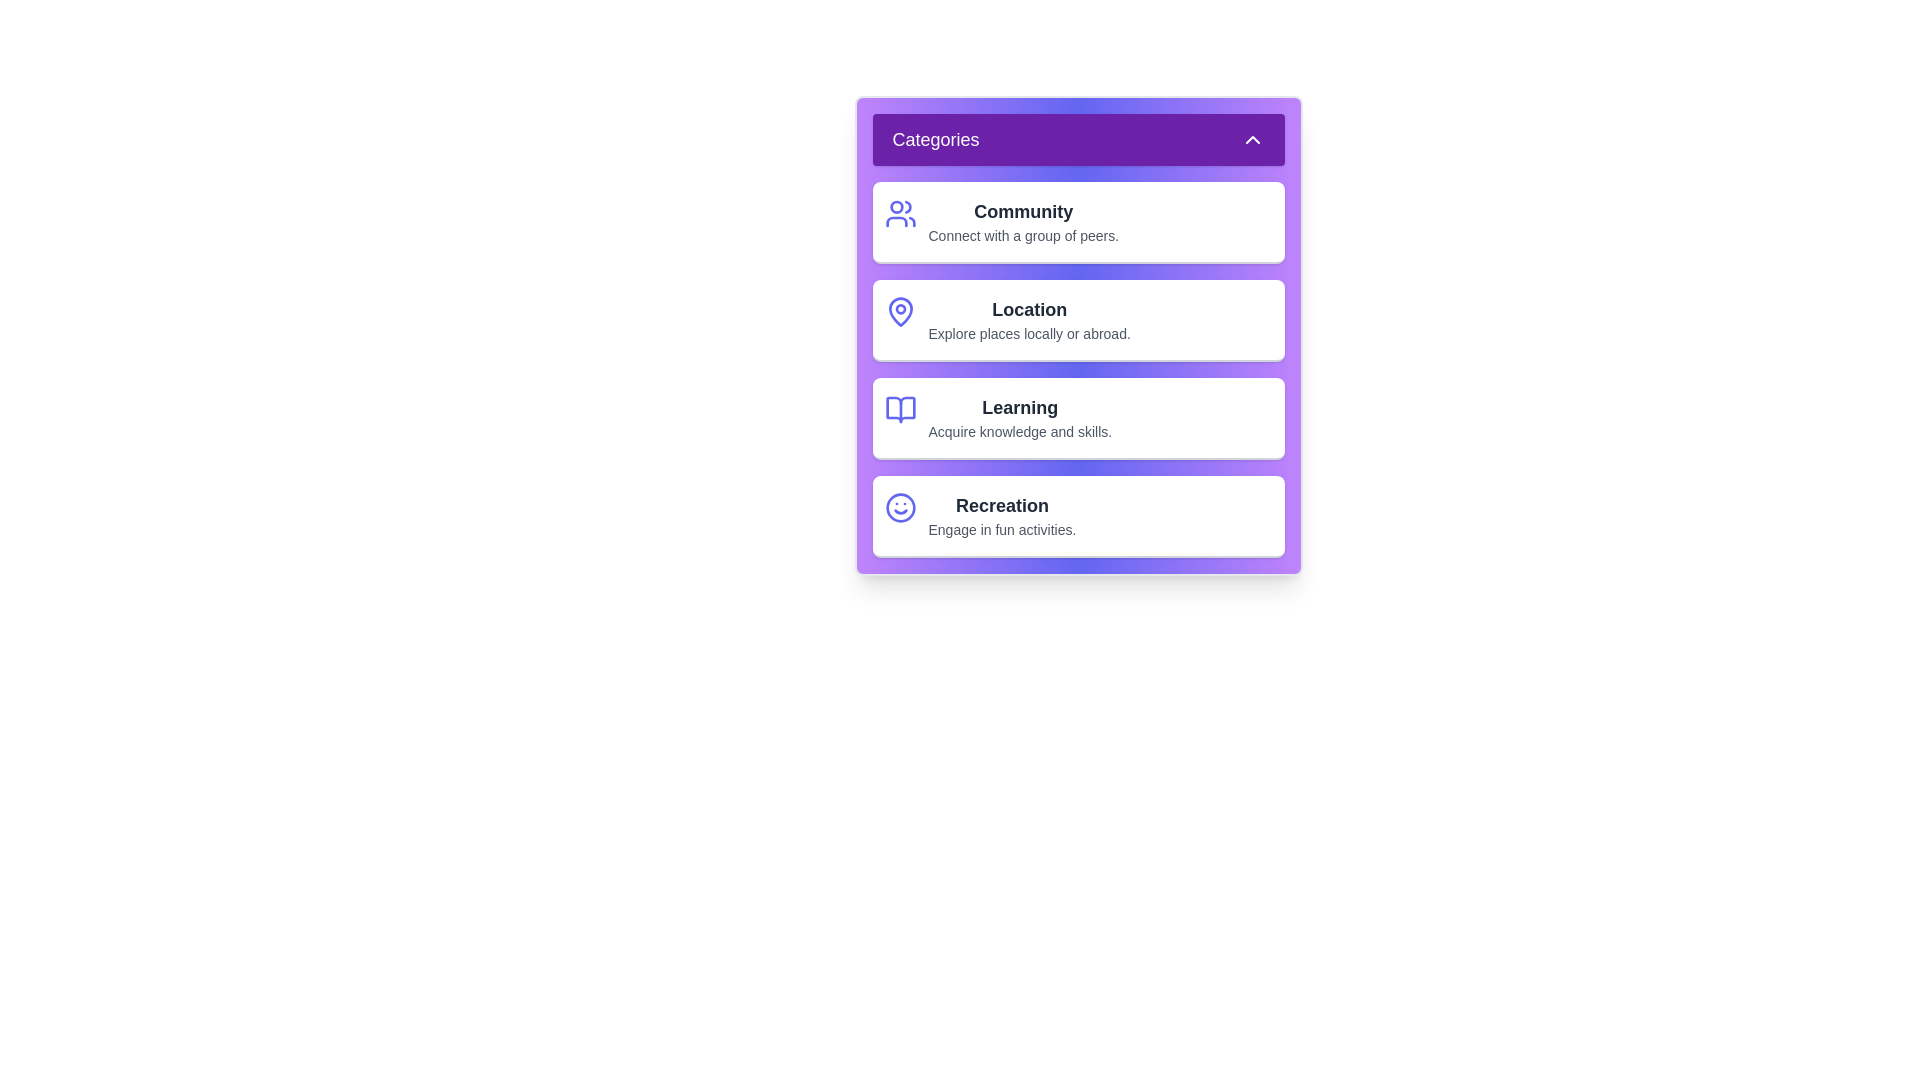 The image size is (1920, 1080). What do you see at coordinates (1077, 223) in the screenshot?
I see `the category item Community to interact with it` at bounding box center [1077, 223].